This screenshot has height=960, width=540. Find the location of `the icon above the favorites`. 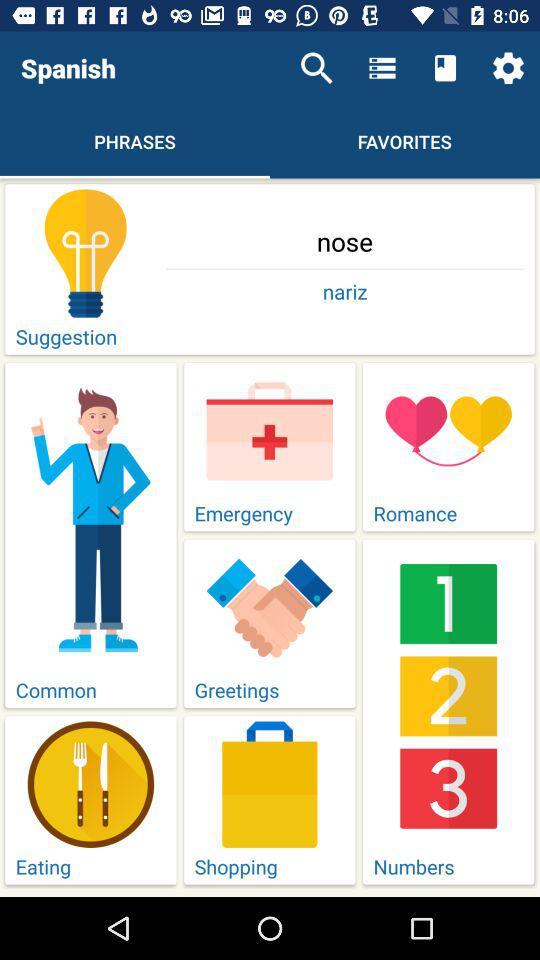

the icon above the favorites is located at coordinates (445, 68).